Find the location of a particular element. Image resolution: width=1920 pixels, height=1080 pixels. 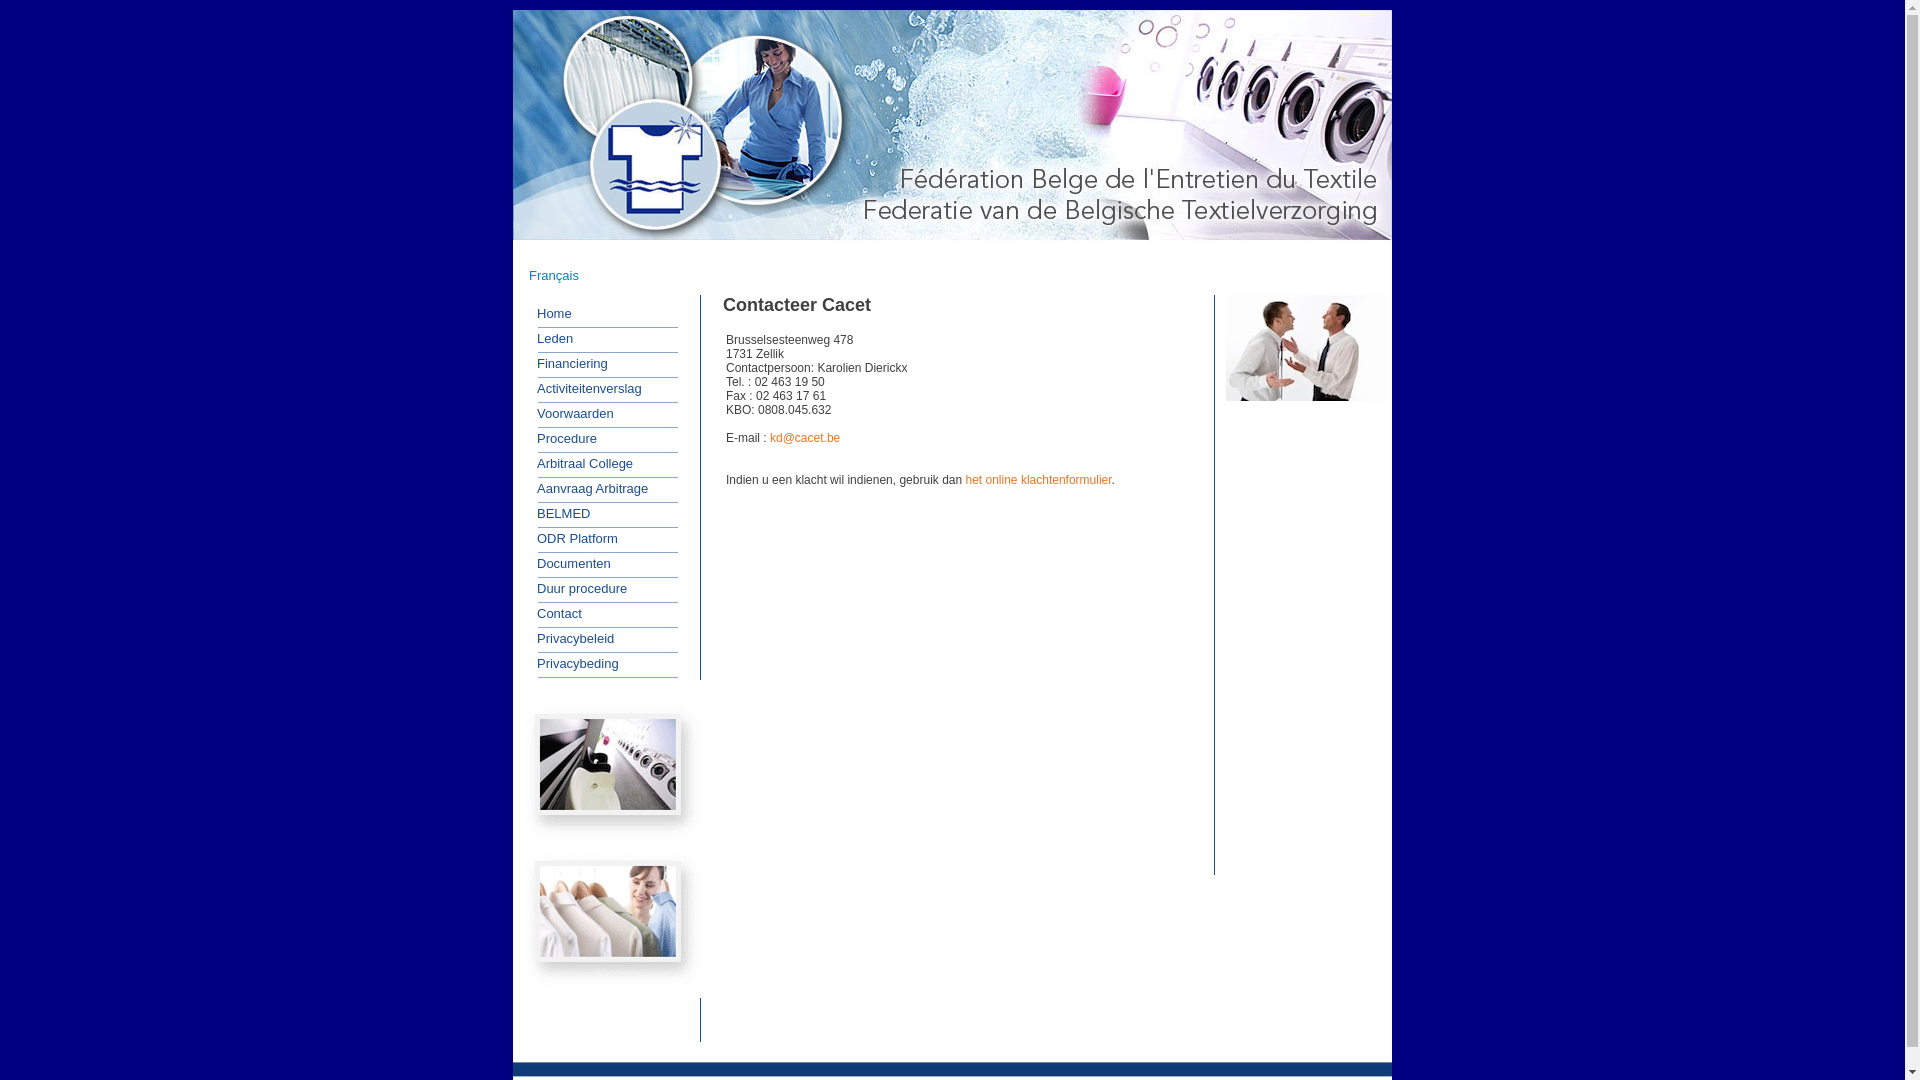

'Aanvraag Arbitrage' is located at coordinates (584, 489).